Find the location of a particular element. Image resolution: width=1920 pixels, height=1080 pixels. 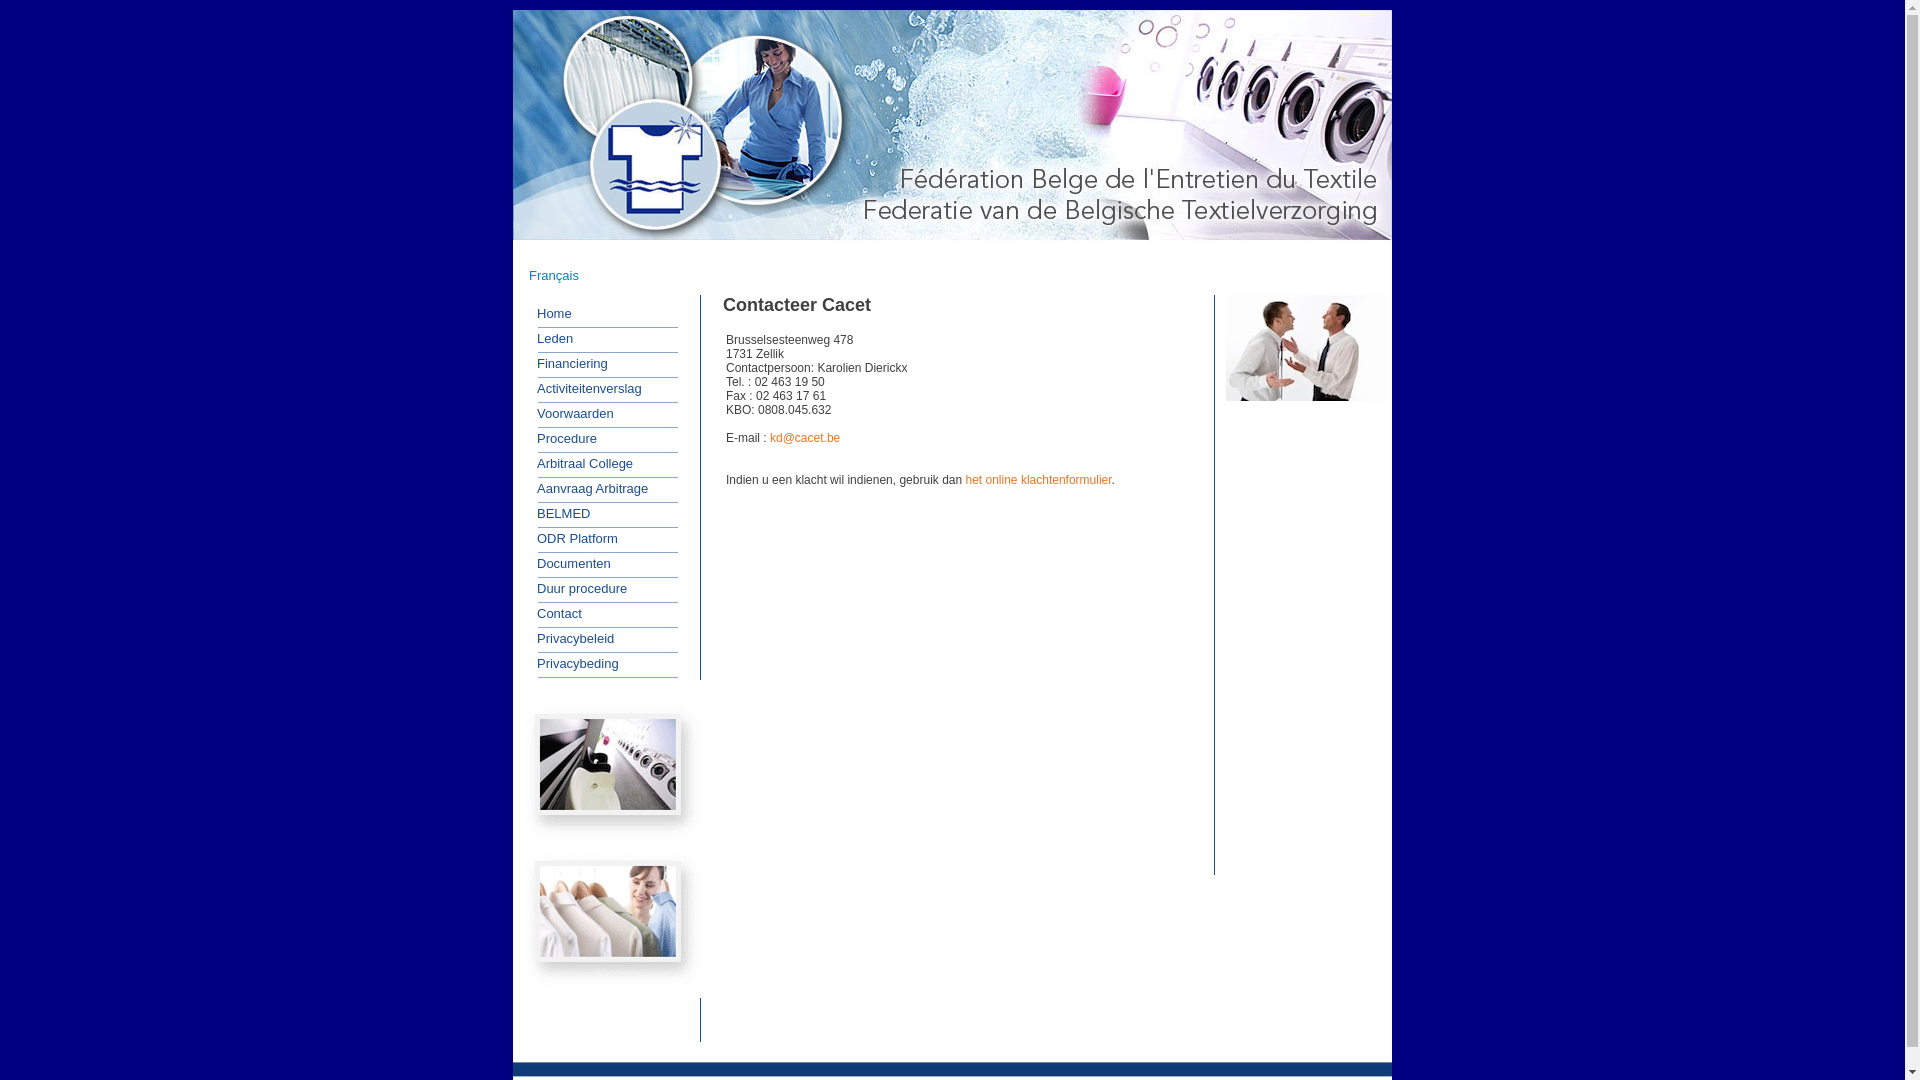

'Aanvraag Arbitrage' is located at coordinates (584, 489).